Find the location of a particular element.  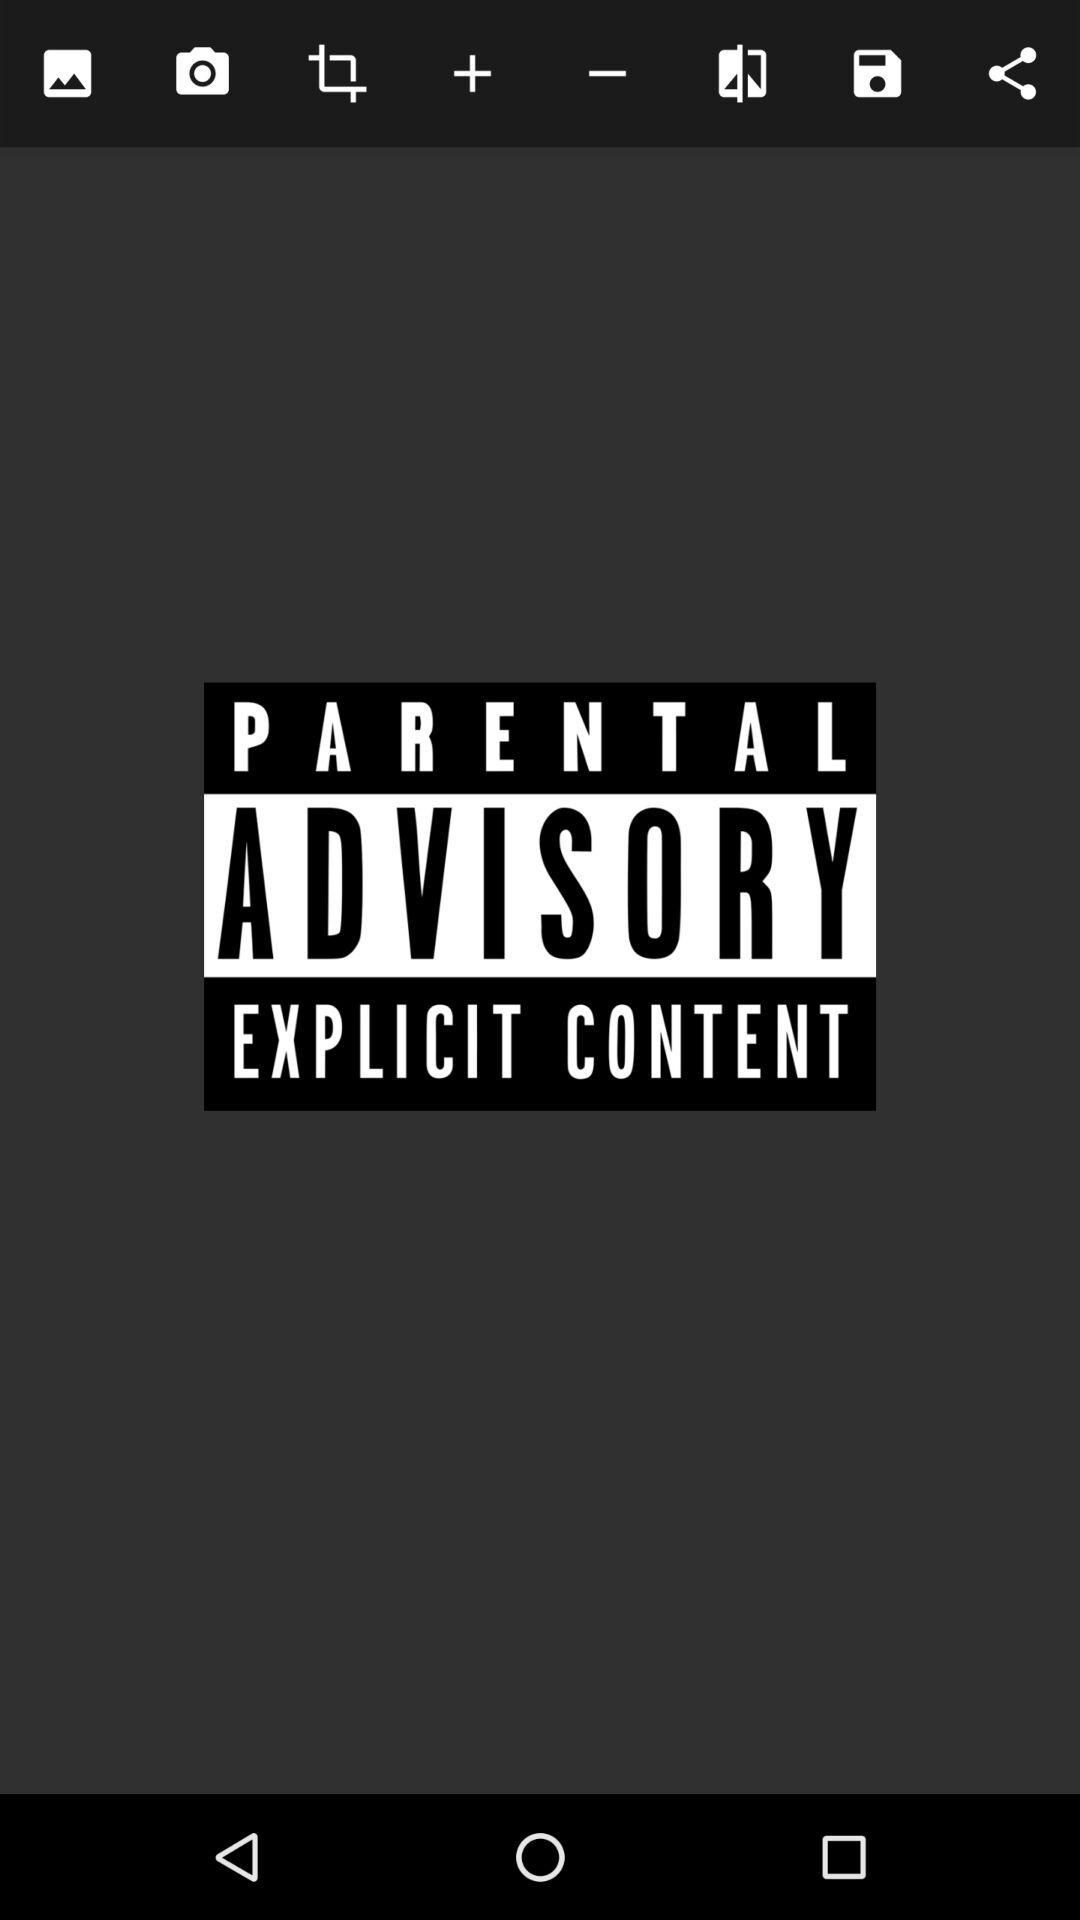

the share icon is located at coordinates (1012, 73).